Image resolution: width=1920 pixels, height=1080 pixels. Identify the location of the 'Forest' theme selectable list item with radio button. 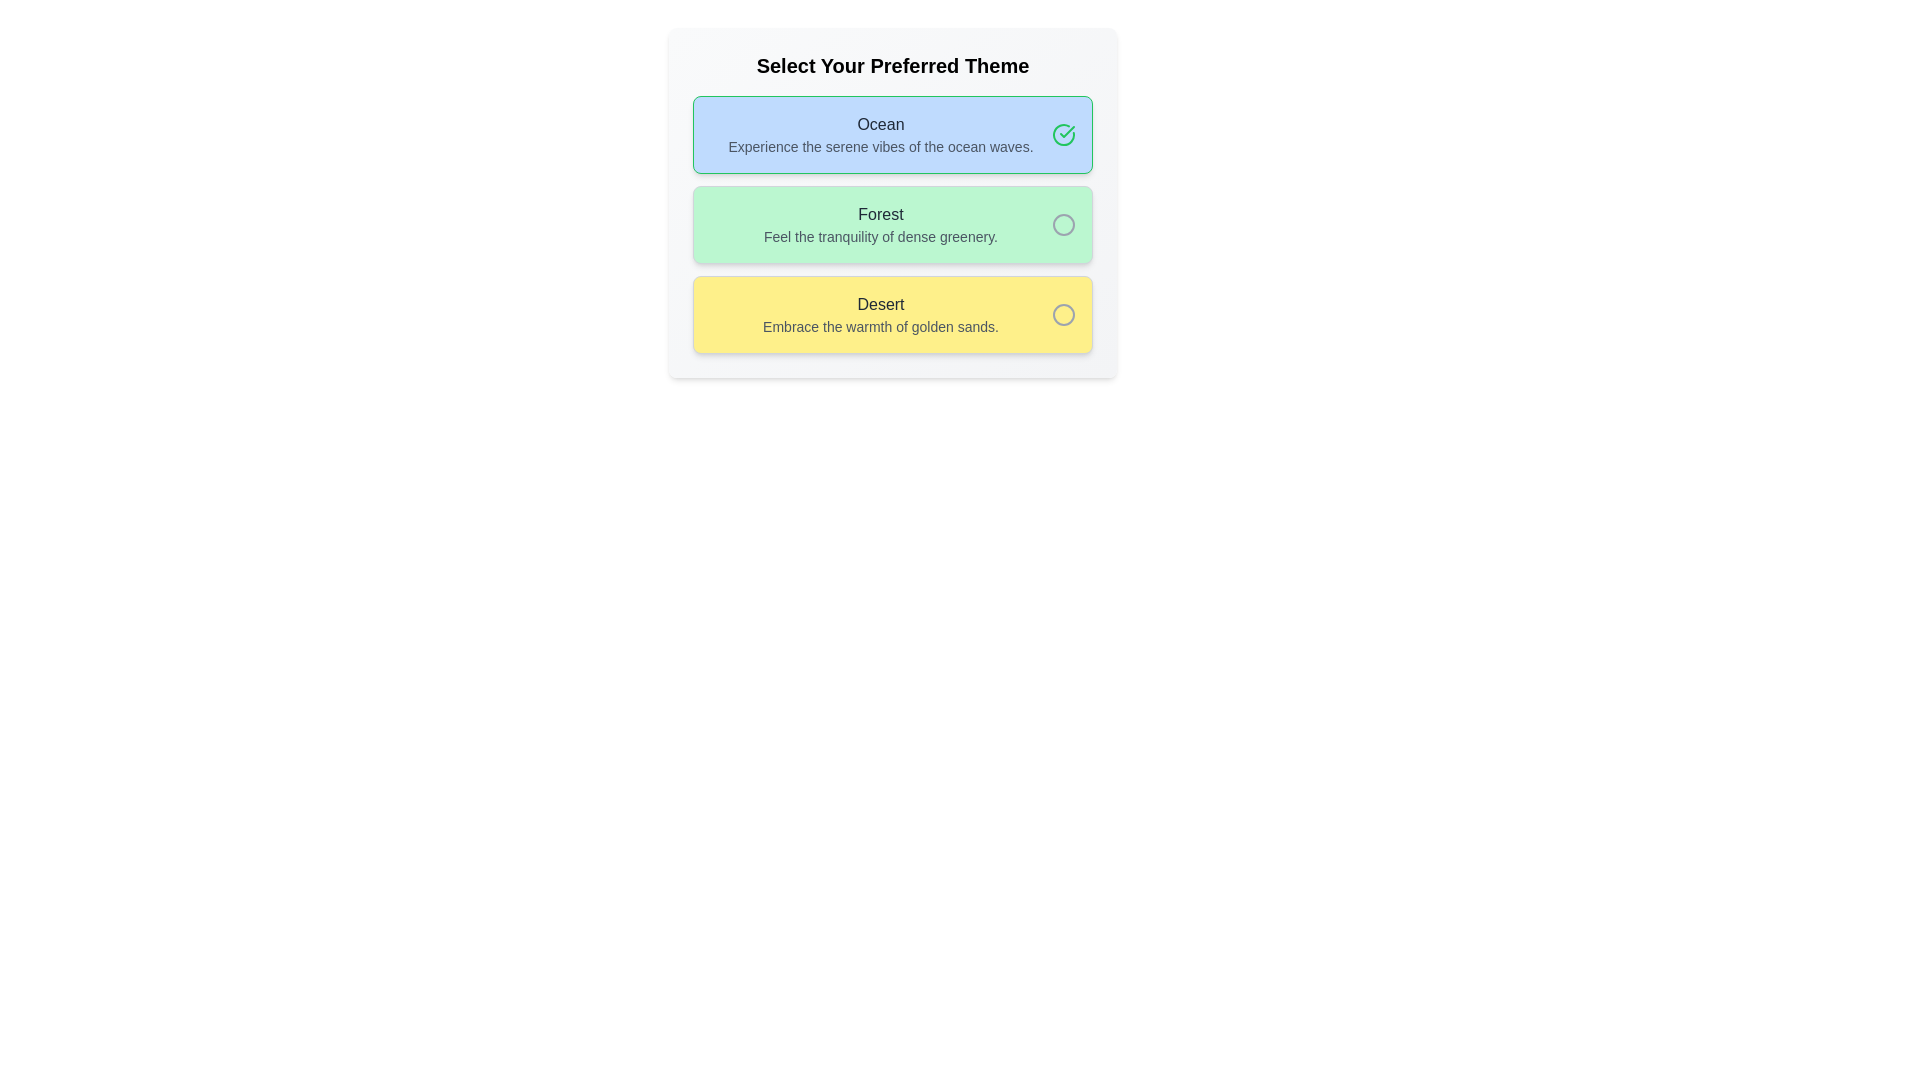
(891, 224).